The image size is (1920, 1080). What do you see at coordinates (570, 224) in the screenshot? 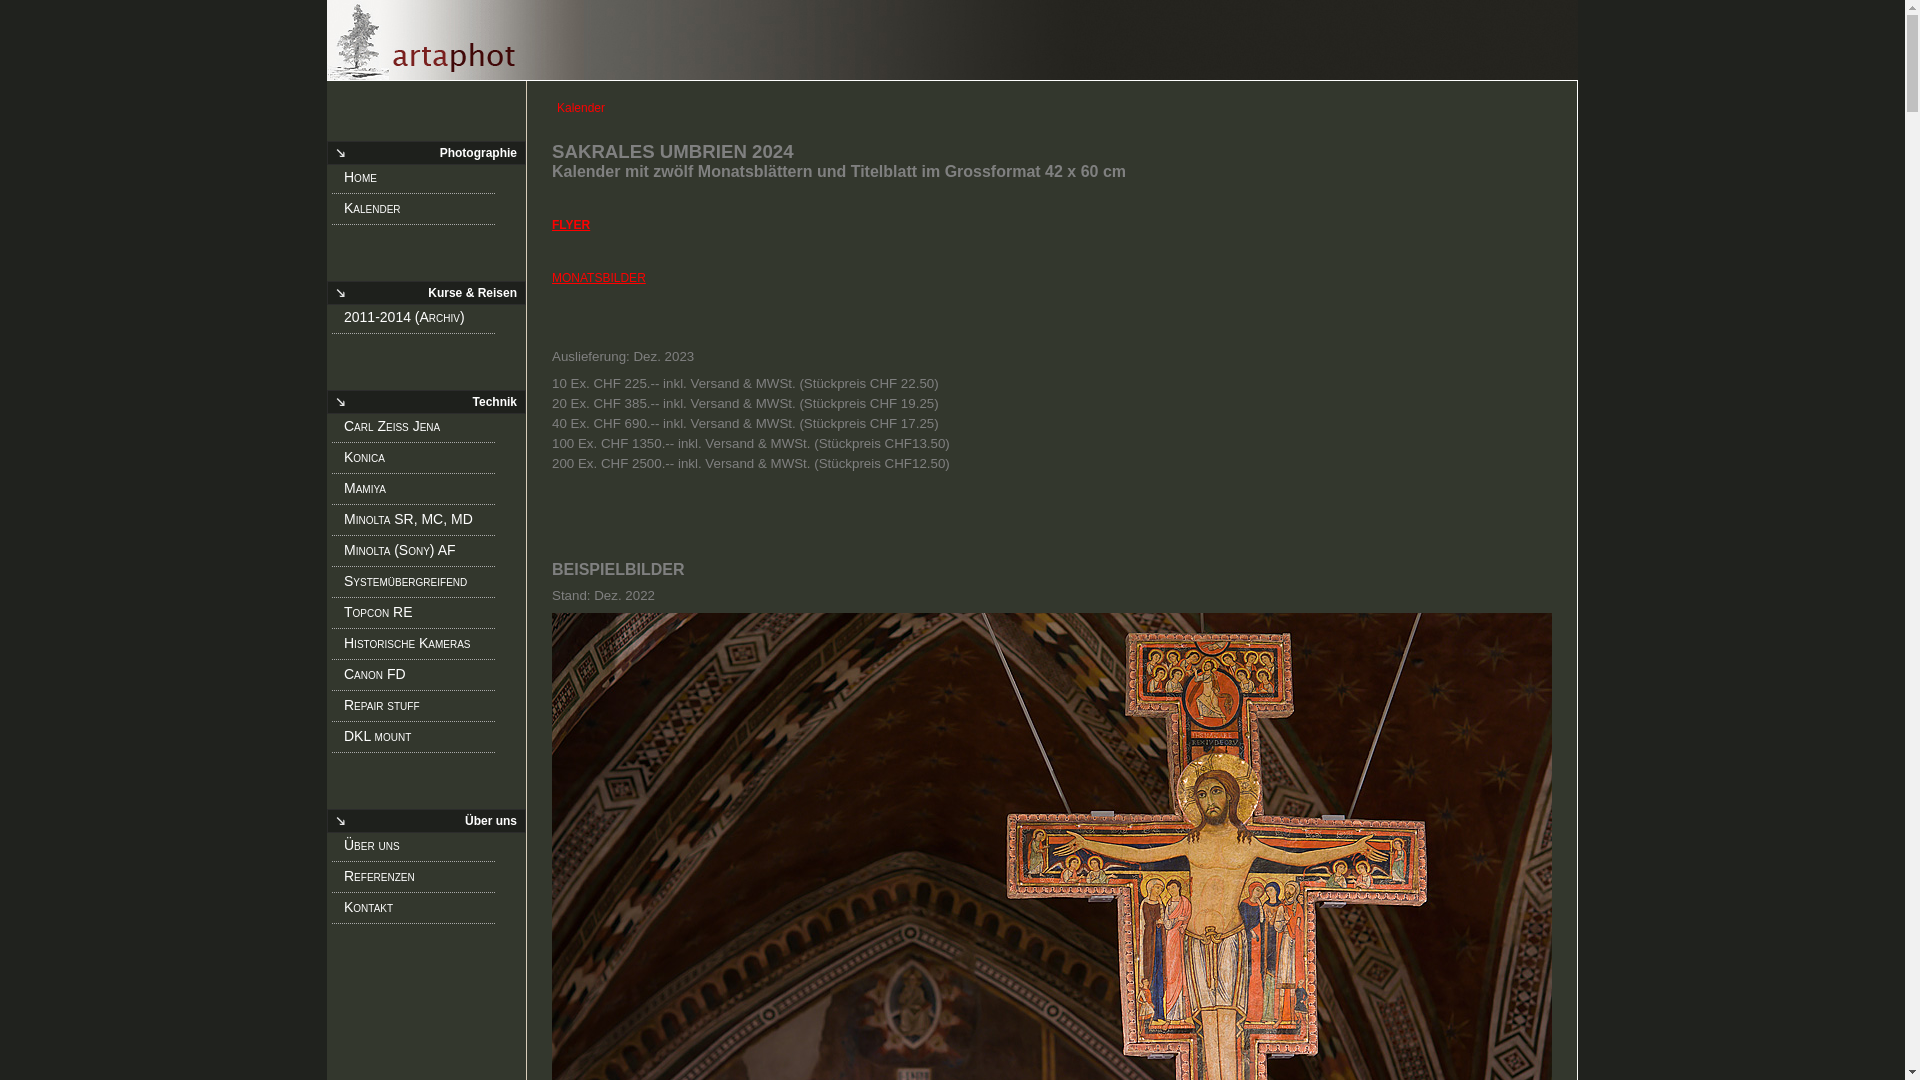
I see `'FLYER'` at bounding box center [570, 224].